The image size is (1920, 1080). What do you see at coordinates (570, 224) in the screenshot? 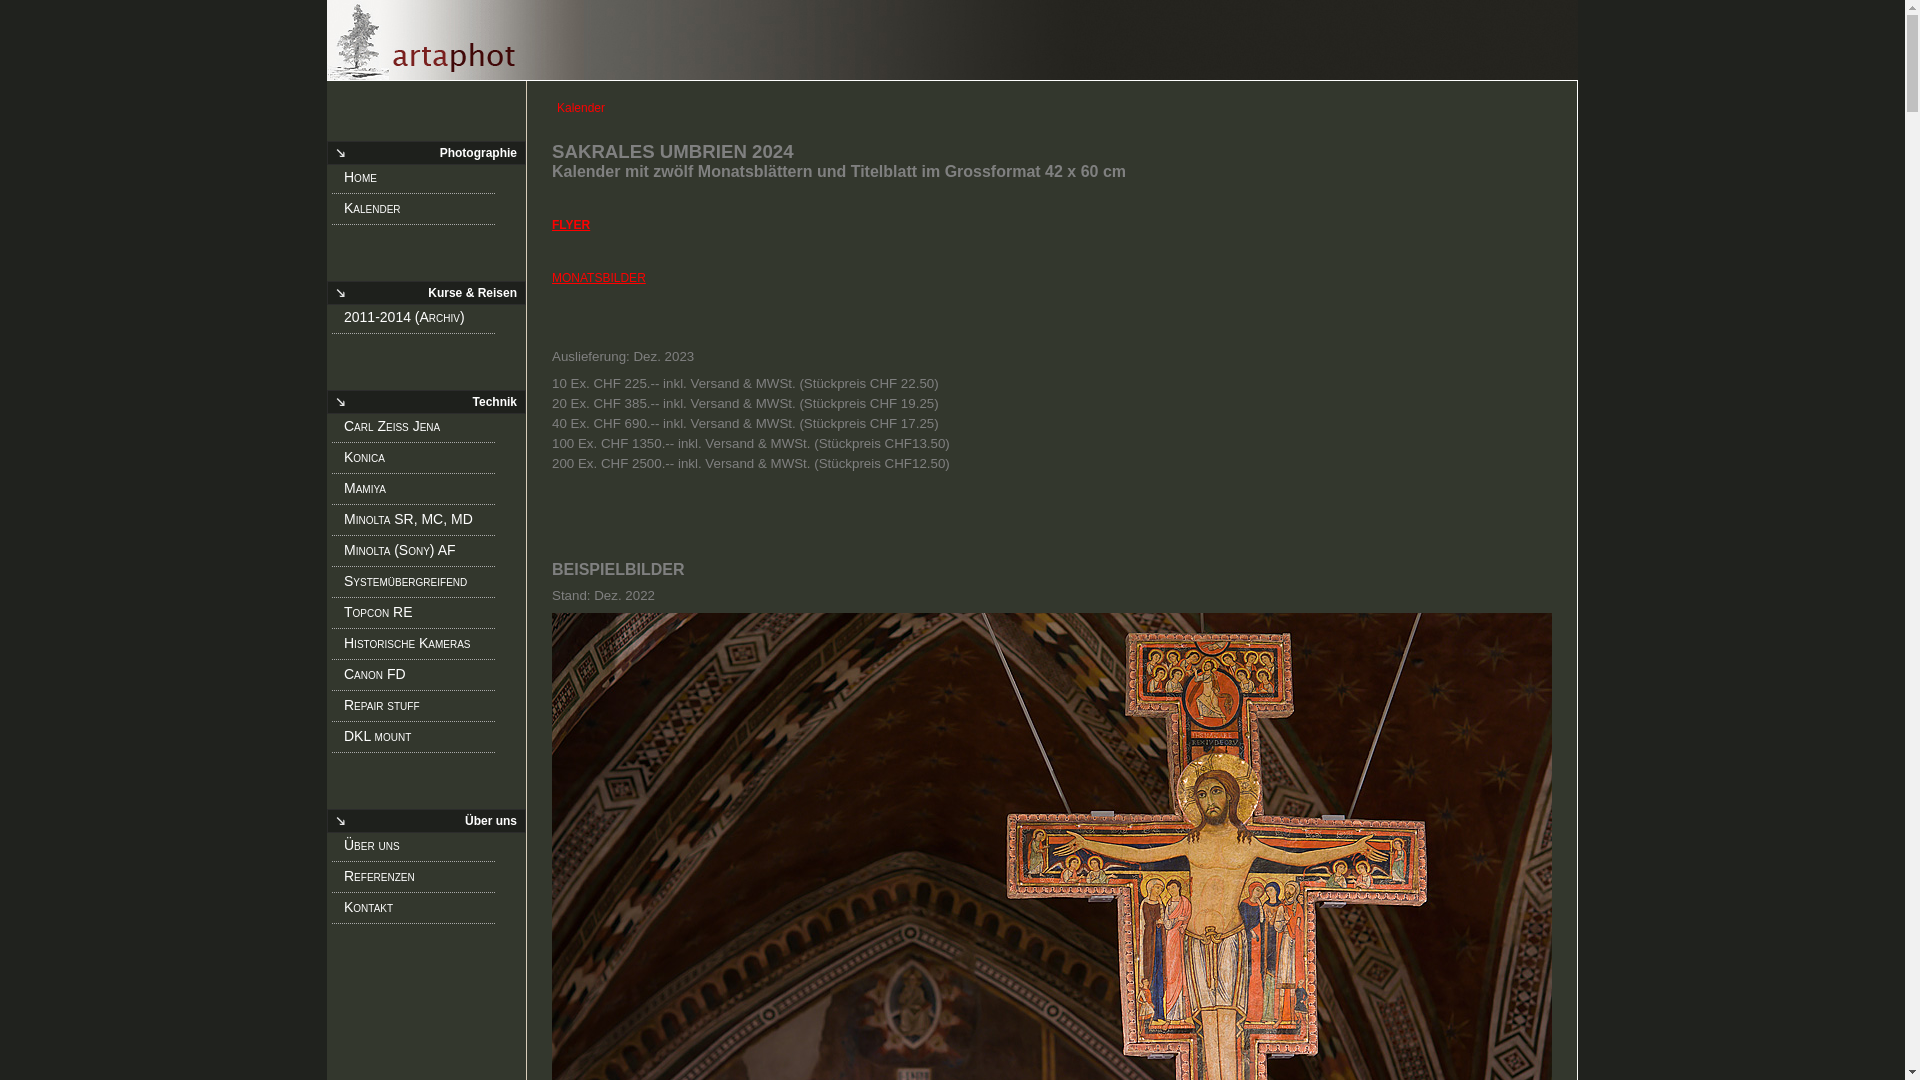
I see `'FLYER'` at bounding box center [570, 224].